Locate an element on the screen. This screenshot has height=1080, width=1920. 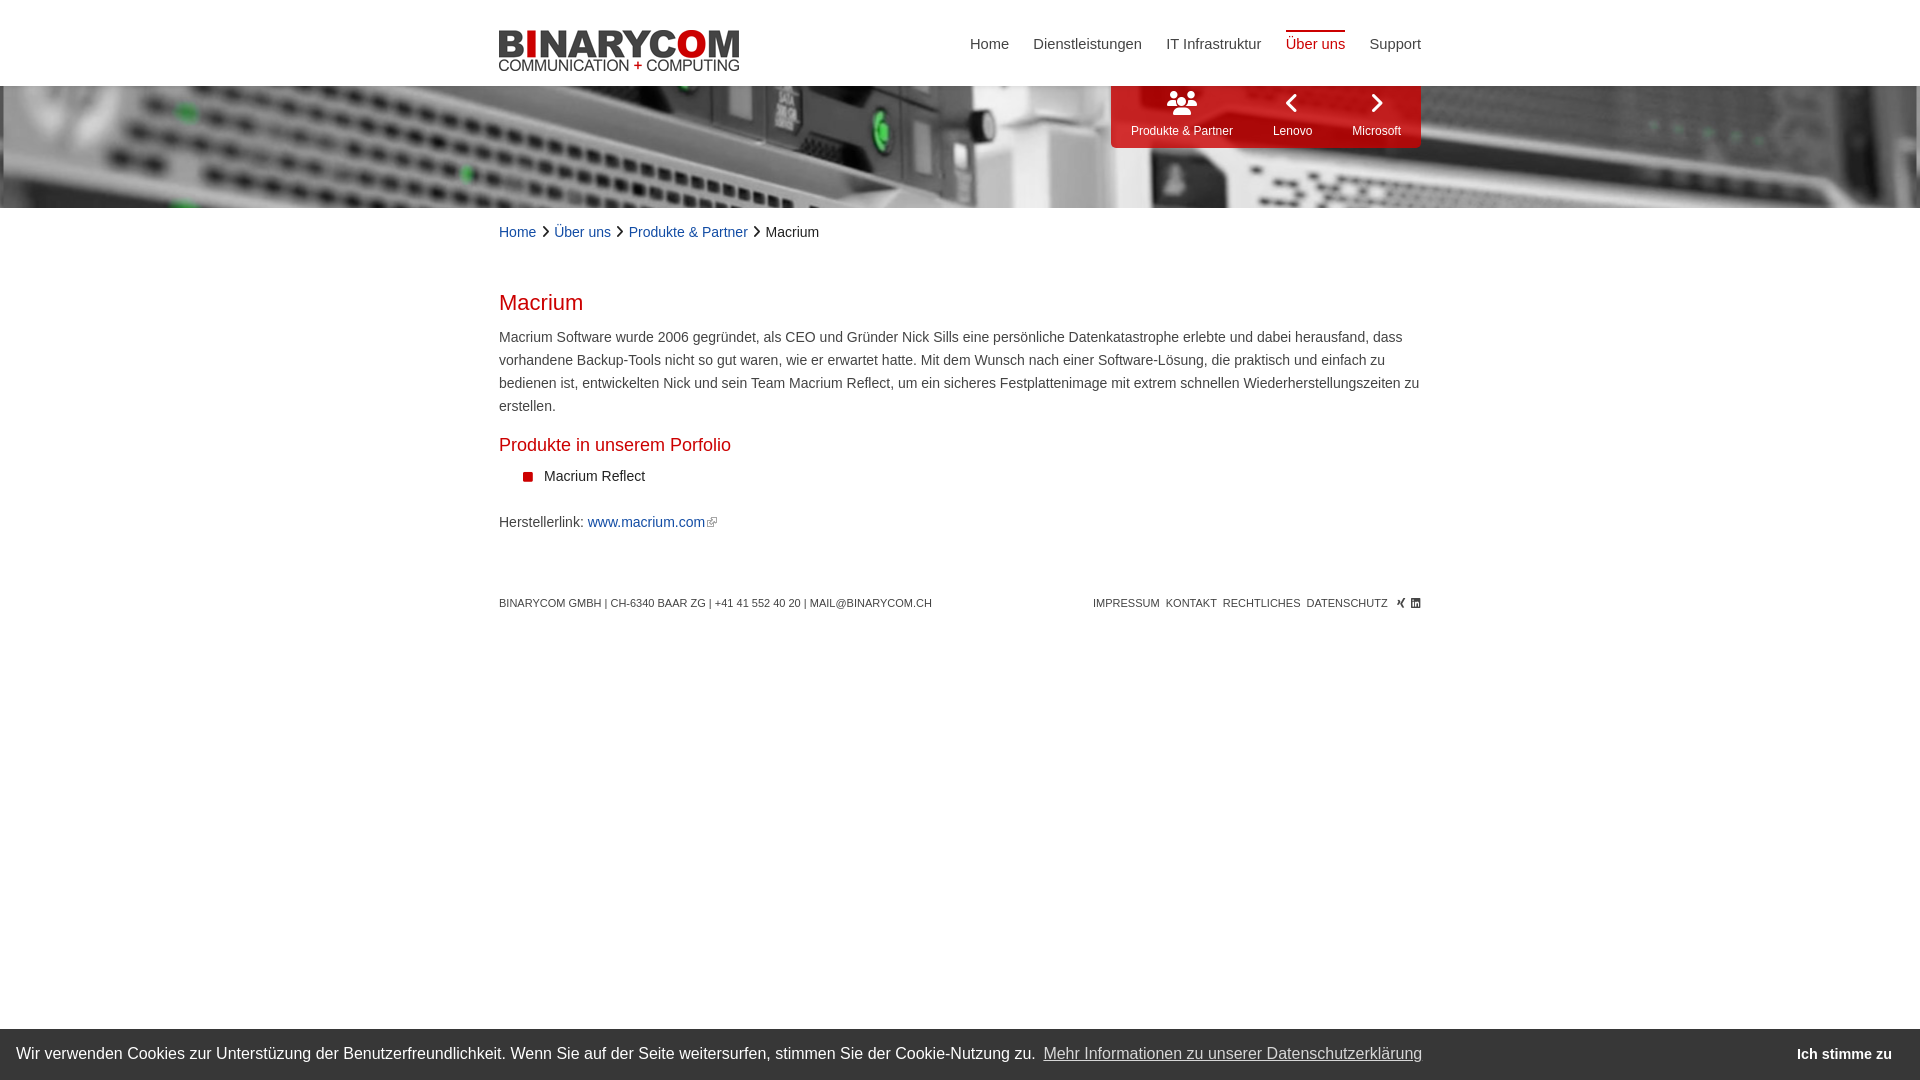
'Linkedin Profil besuchen' is located at coordinates (1415, 601).